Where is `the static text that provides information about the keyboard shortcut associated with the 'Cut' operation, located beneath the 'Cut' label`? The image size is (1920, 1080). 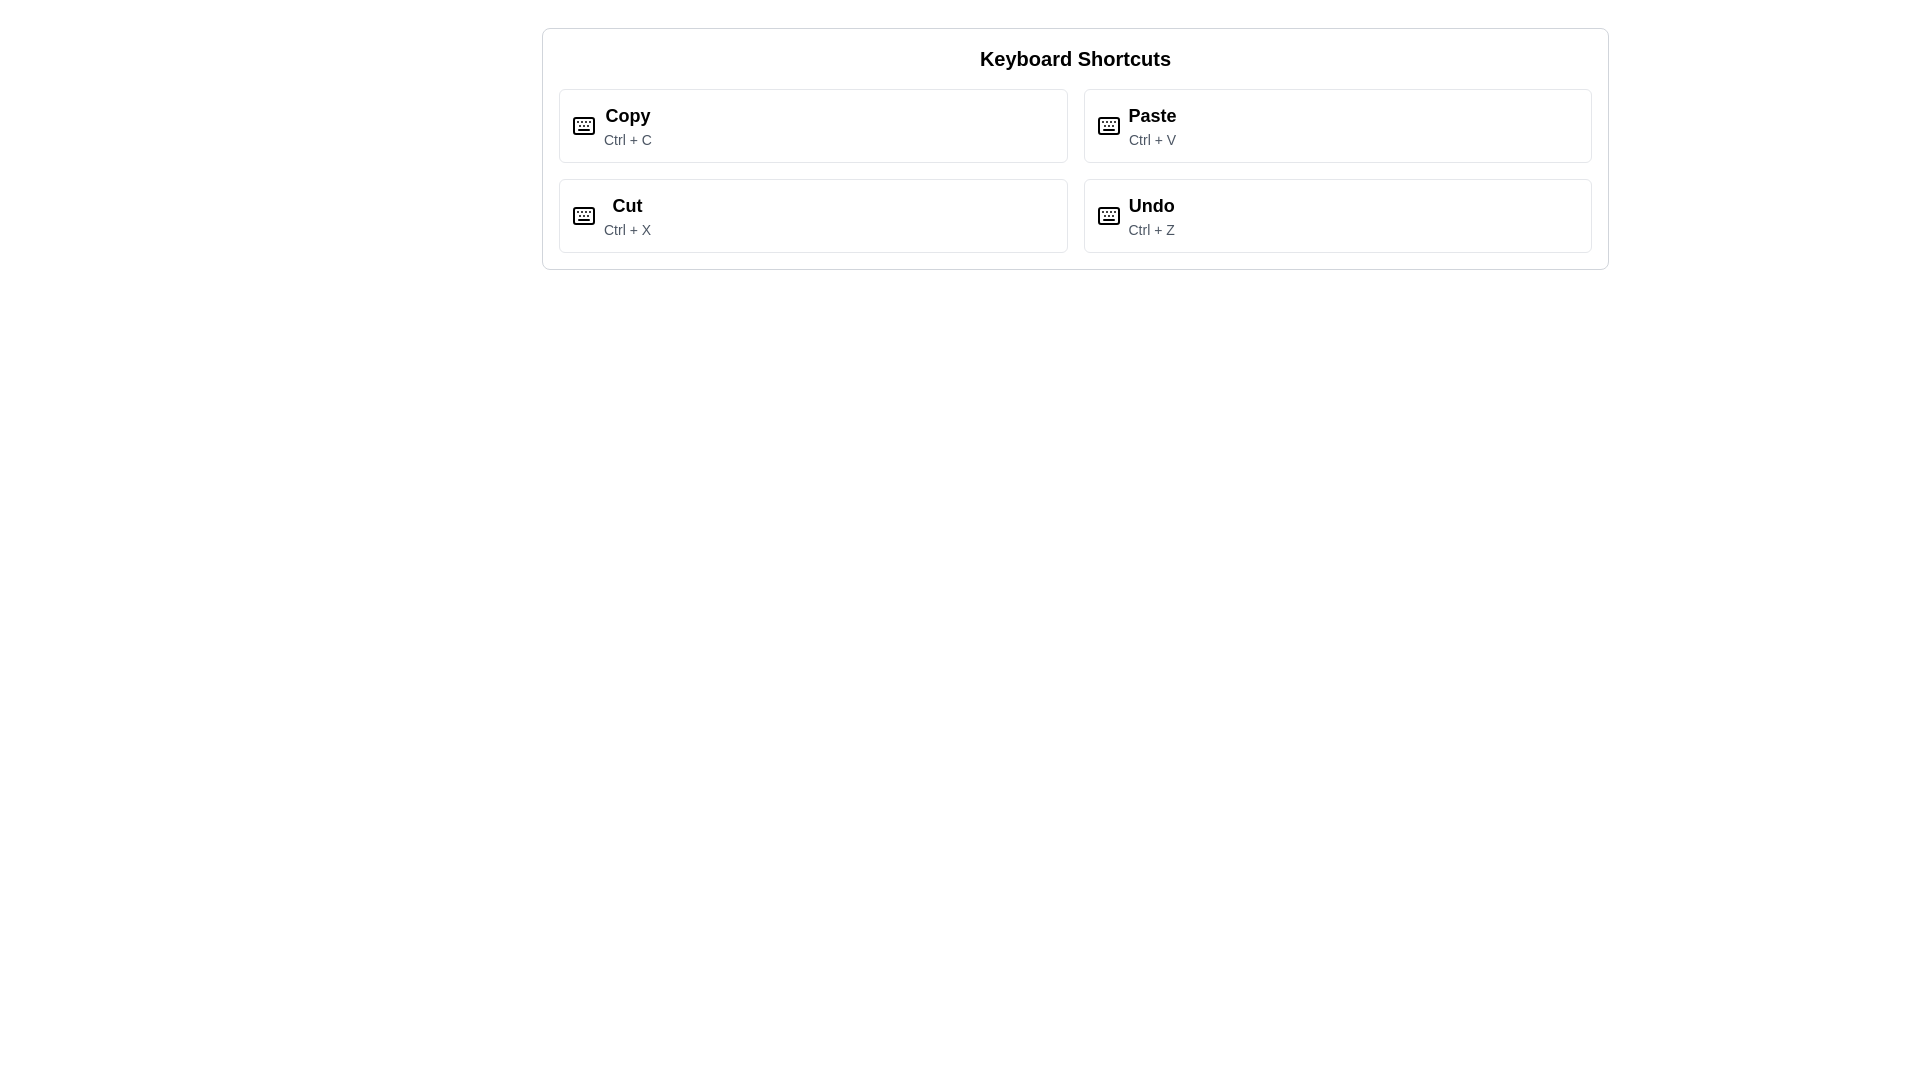 the static text that provides information about the keyboard shortcut associated with the 'Cut' operation, located beneath the 'Cut' label is located at coordinates (626, 229).